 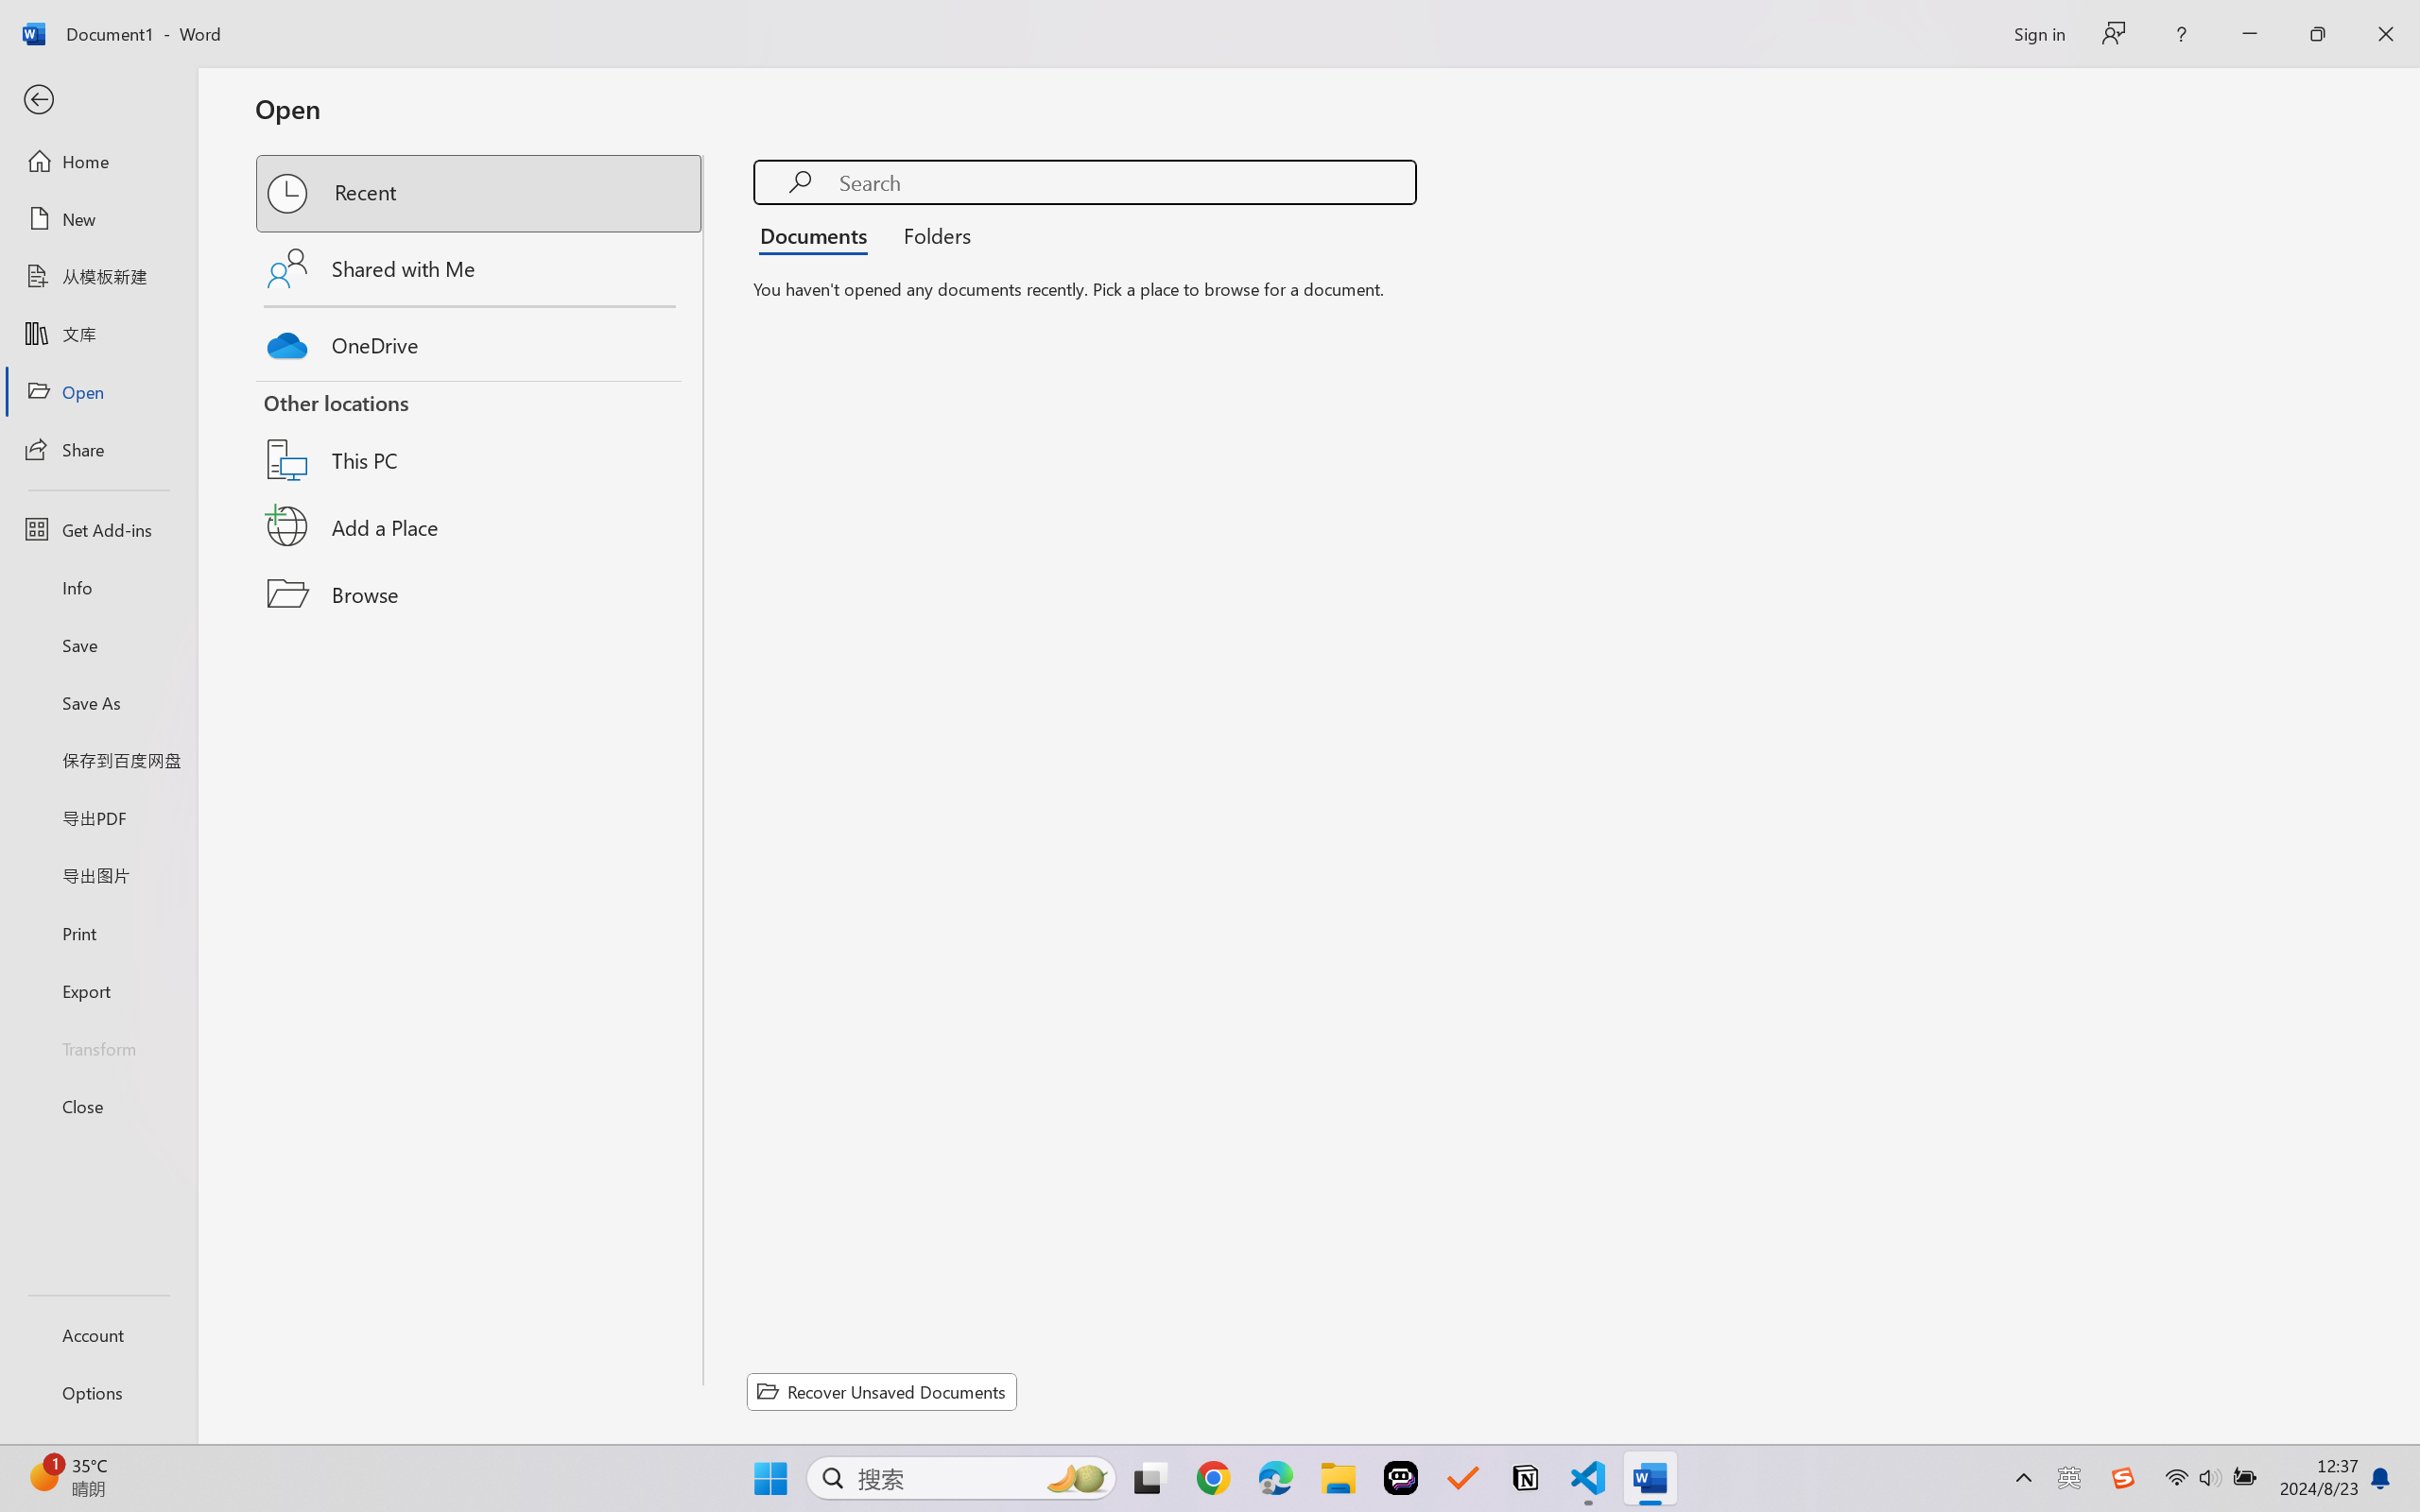 What do you see at coordinates (480, 267) in the screenshot?
I see `'Shared with Me'` at bounding box center [480, 267].